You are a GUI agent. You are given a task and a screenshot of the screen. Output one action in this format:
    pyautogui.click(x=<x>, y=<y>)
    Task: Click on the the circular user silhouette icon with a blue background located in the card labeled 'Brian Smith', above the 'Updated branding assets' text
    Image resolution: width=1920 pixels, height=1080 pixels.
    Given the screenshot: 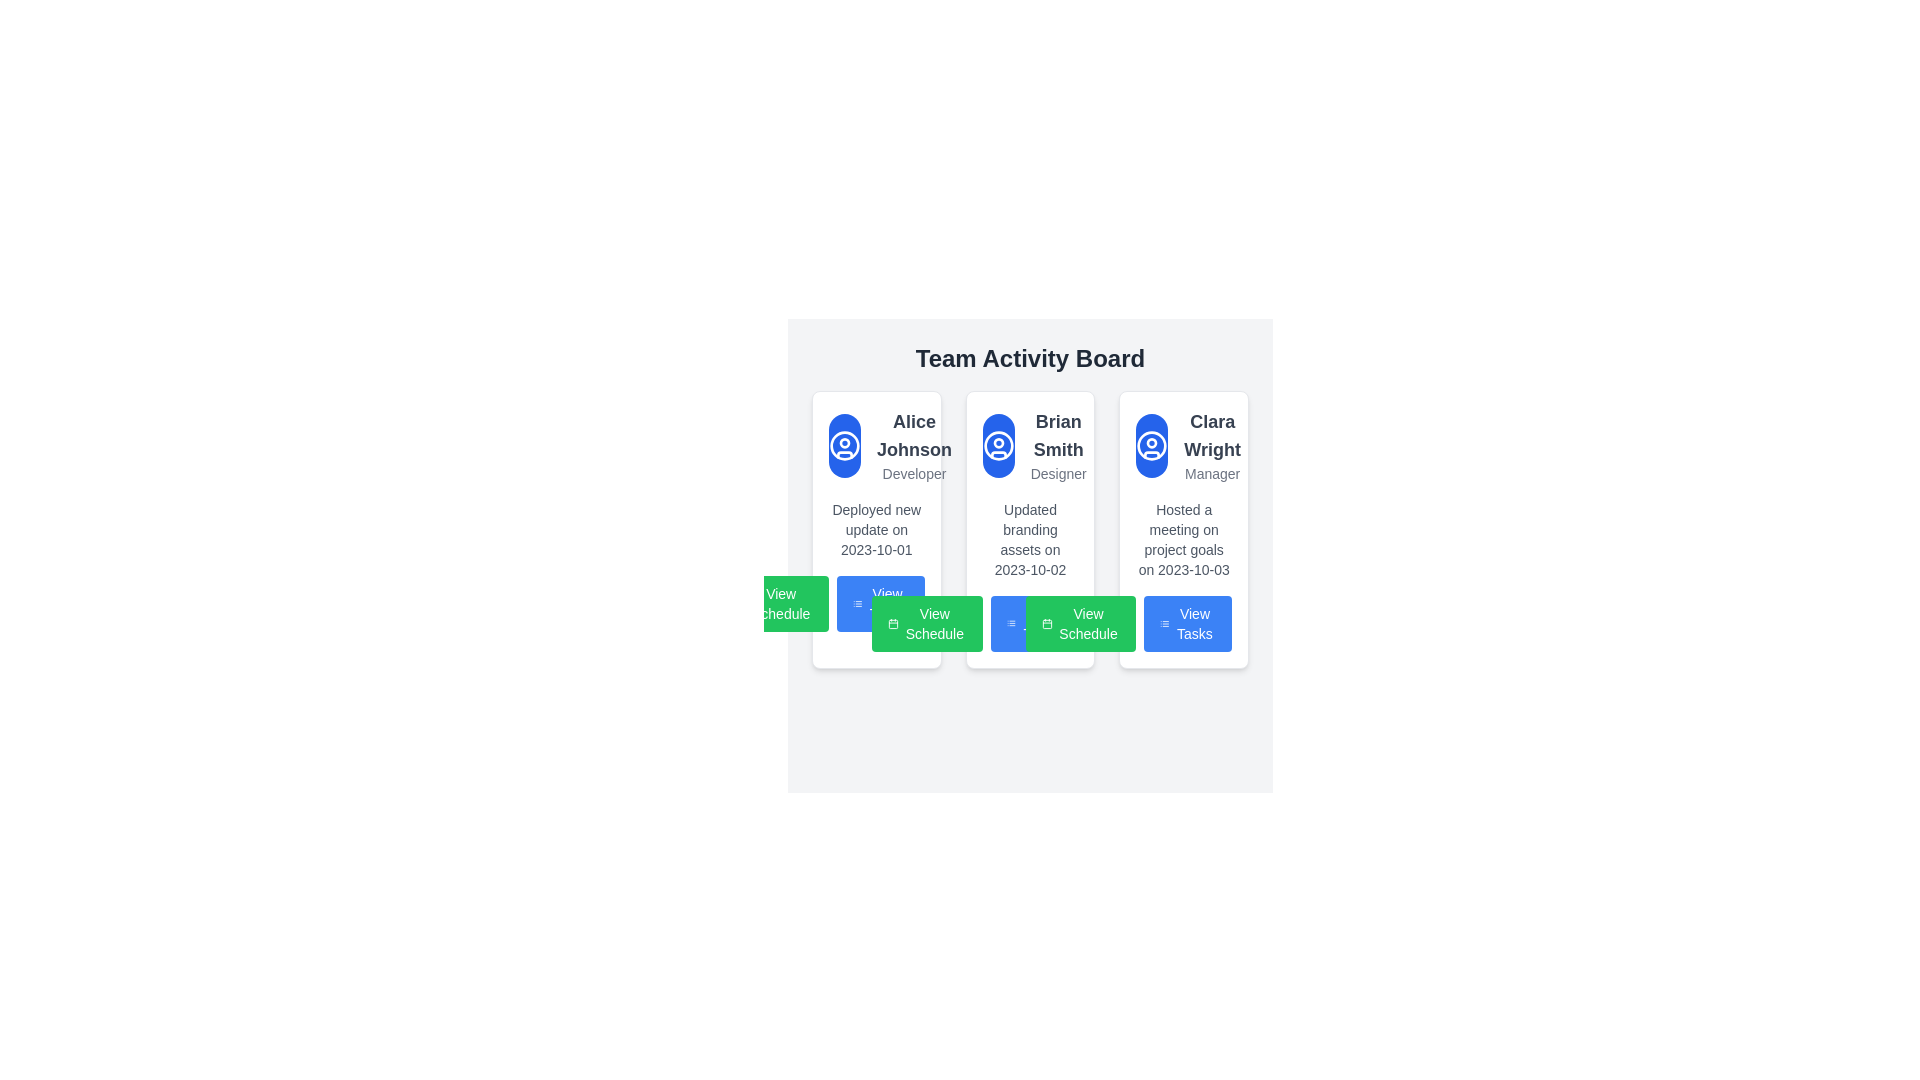 What is the action you would take?
    pyautogui.click(x=998, y=445)
    